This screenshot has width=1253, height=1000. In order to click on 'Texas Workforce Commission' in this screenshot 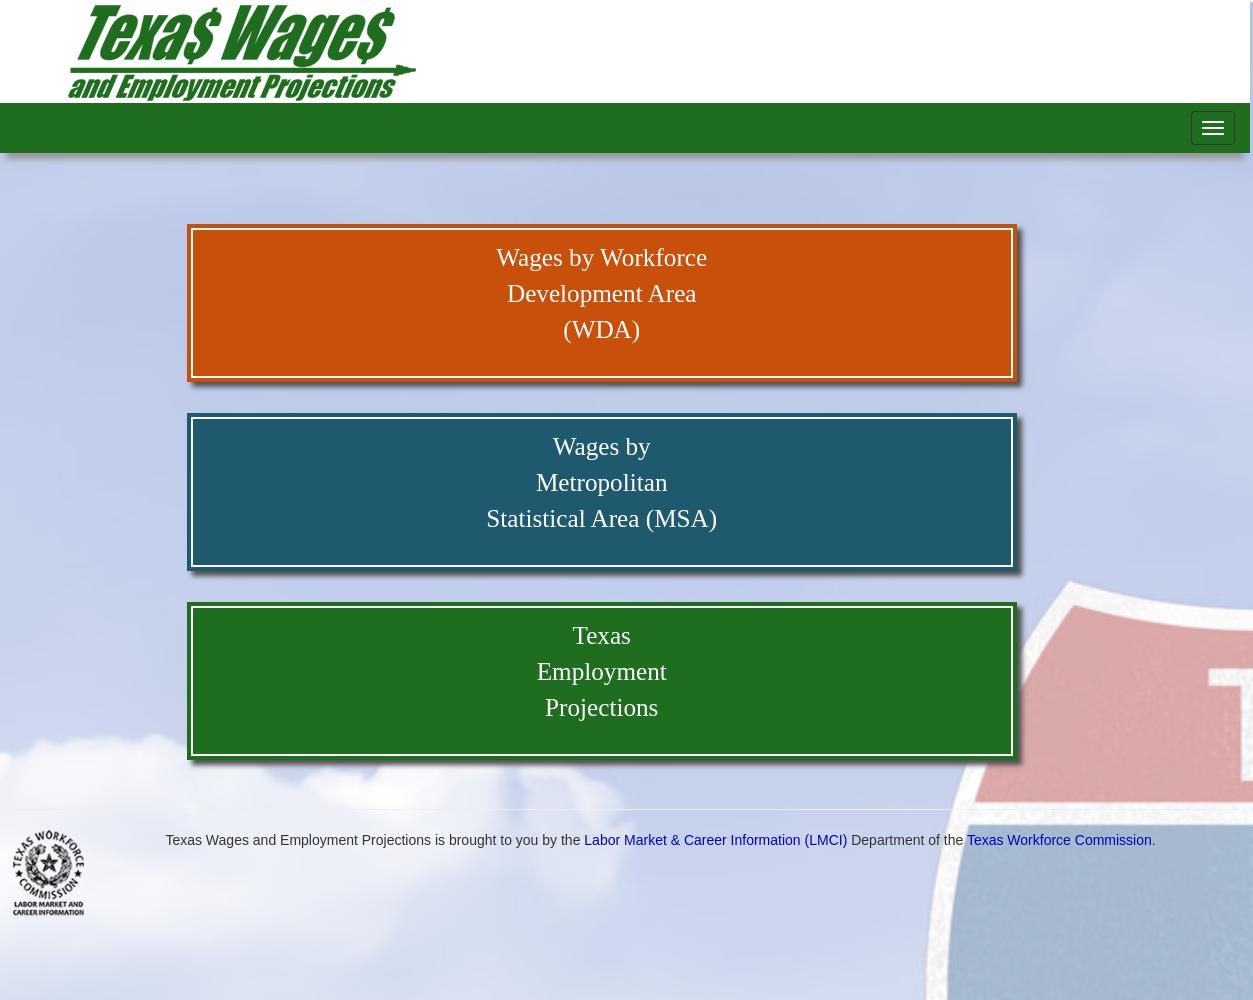, I will do `click(1057, 838)`.